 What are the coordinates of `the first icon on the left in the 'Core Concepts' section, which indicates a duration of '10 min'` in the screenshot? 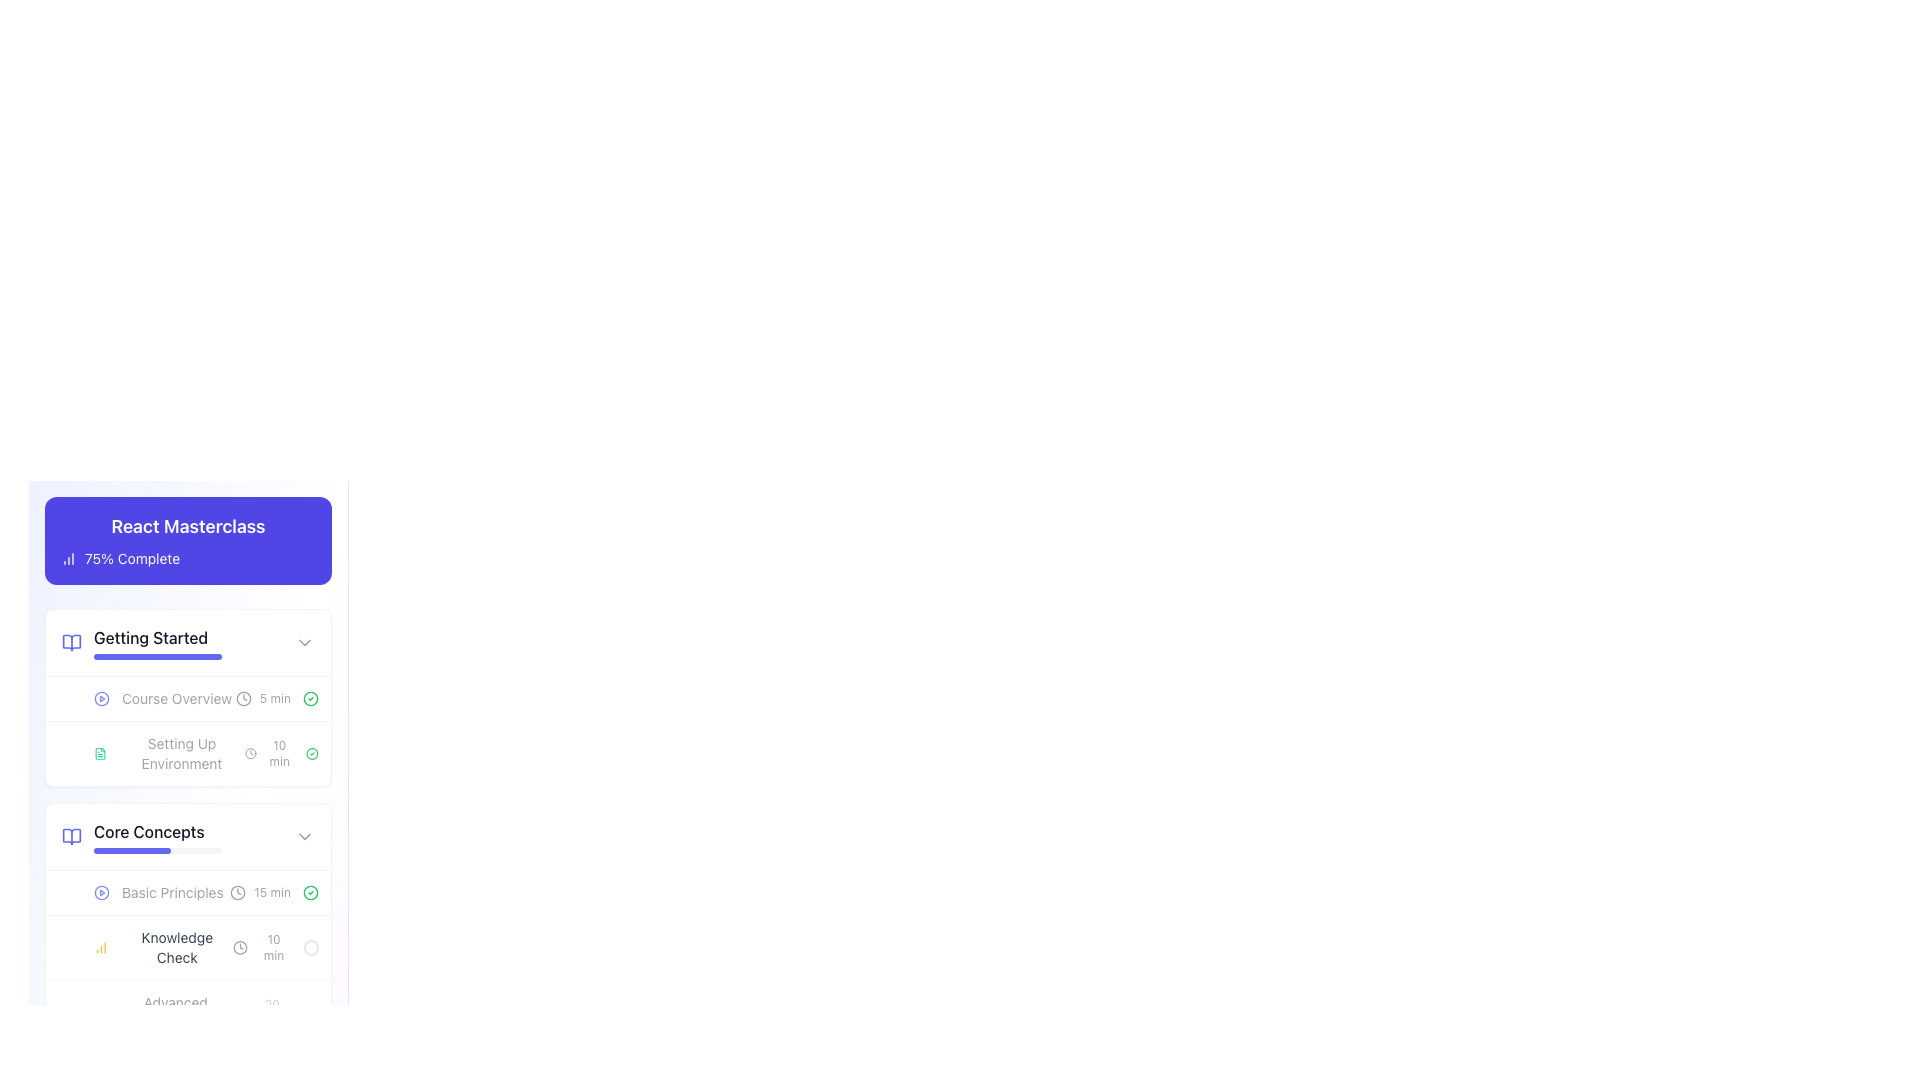 It's located at (240, 947).